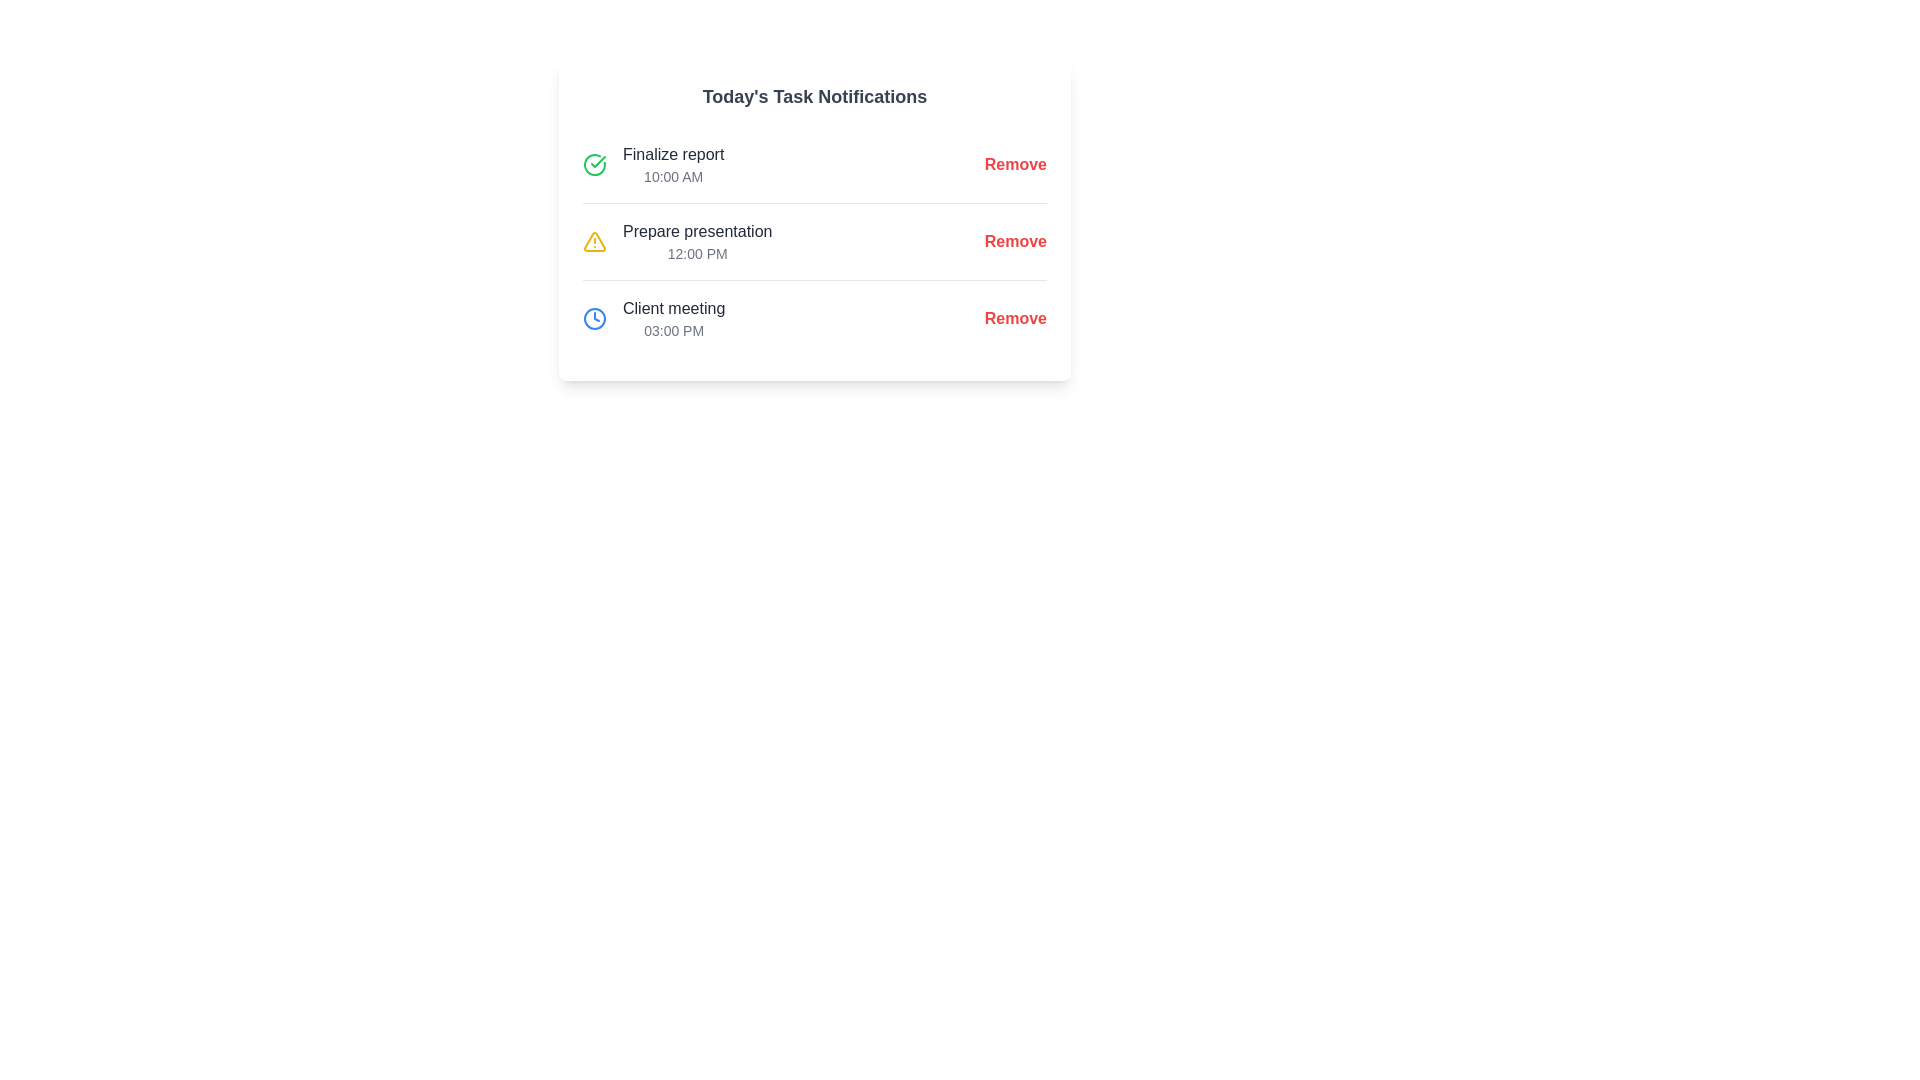 This screenshot has width=1920, height=1080. Describe the element at coordinates (654, 318) in the screenshot. I see `the list item labeled 'Client meeting' with the timestamp '03:00 PM' and a clock icon to its left, which is the third item in the notification box` at that location.